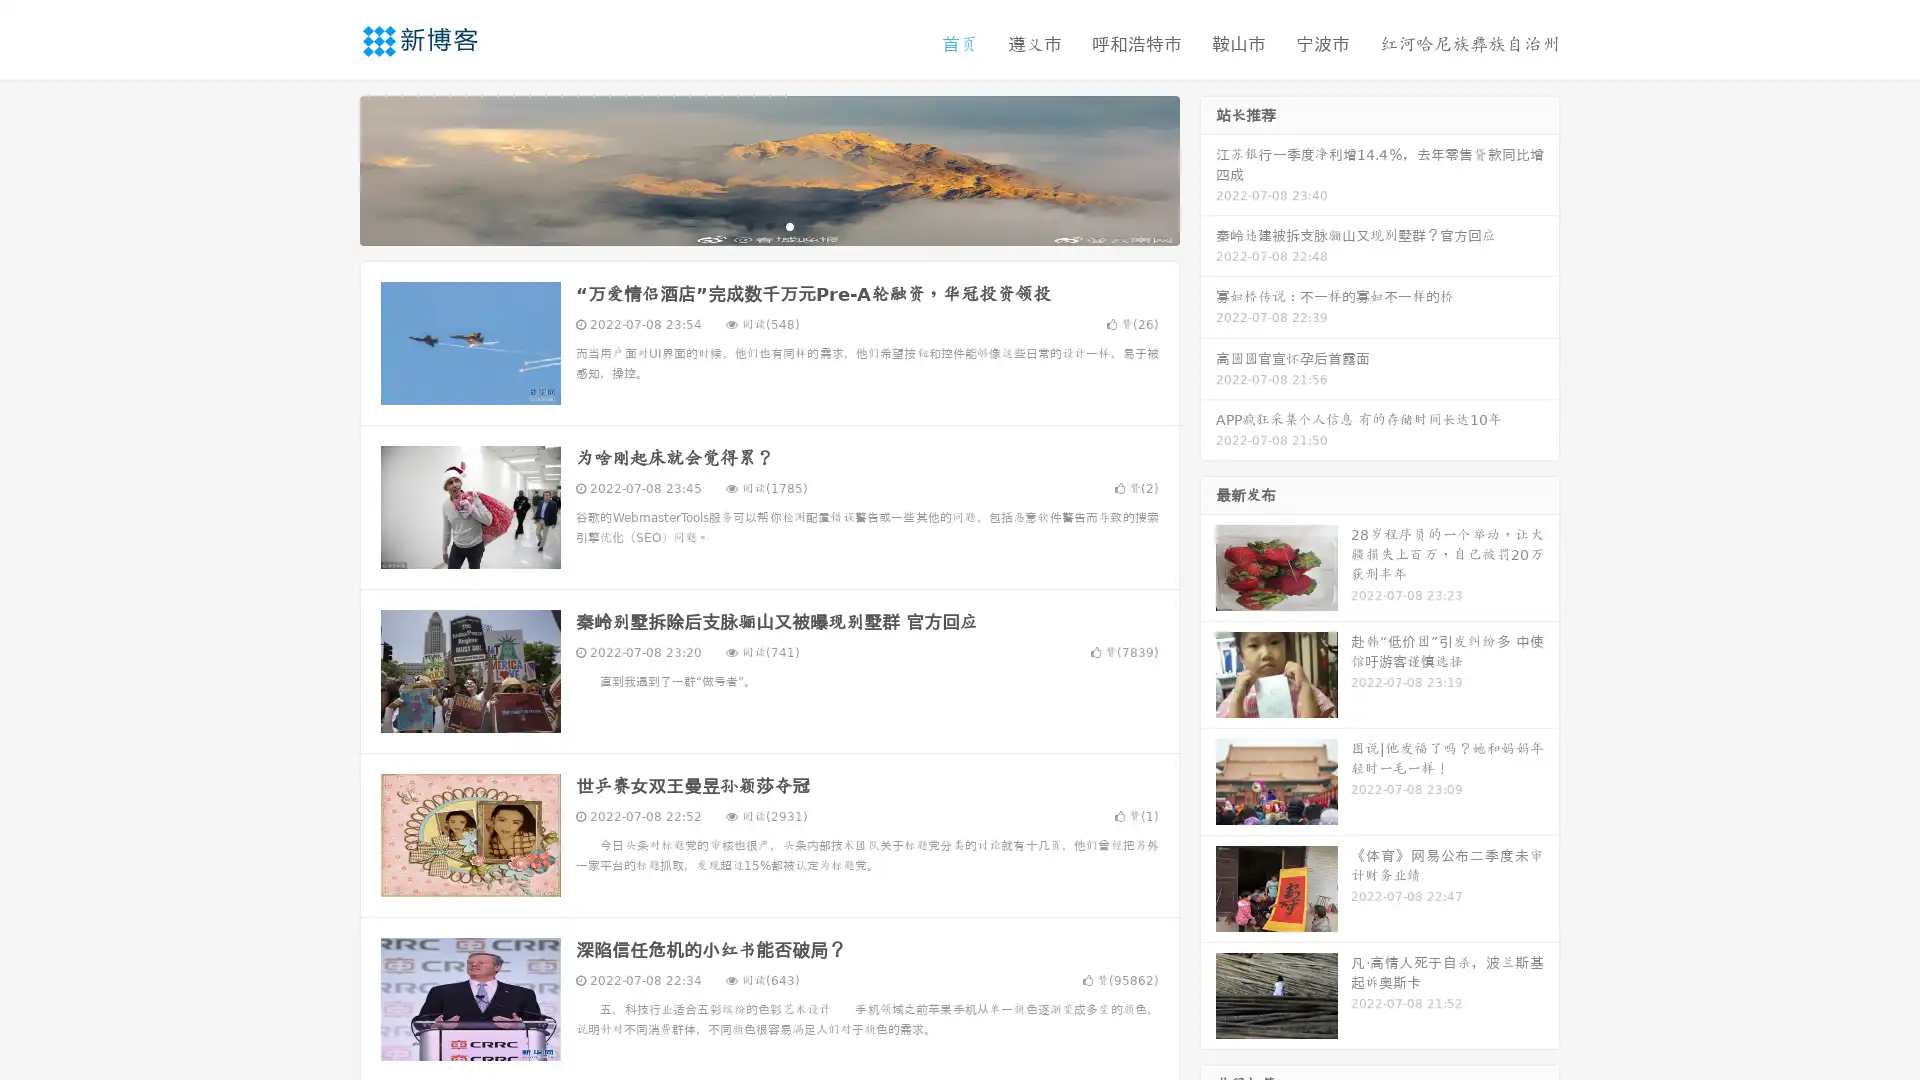 This screenshot has height=1080, width=1920. What do you see at coordinates (789, 225) in the screenshot?
I see `Go to slide 3` at bounding box center [789, 225].